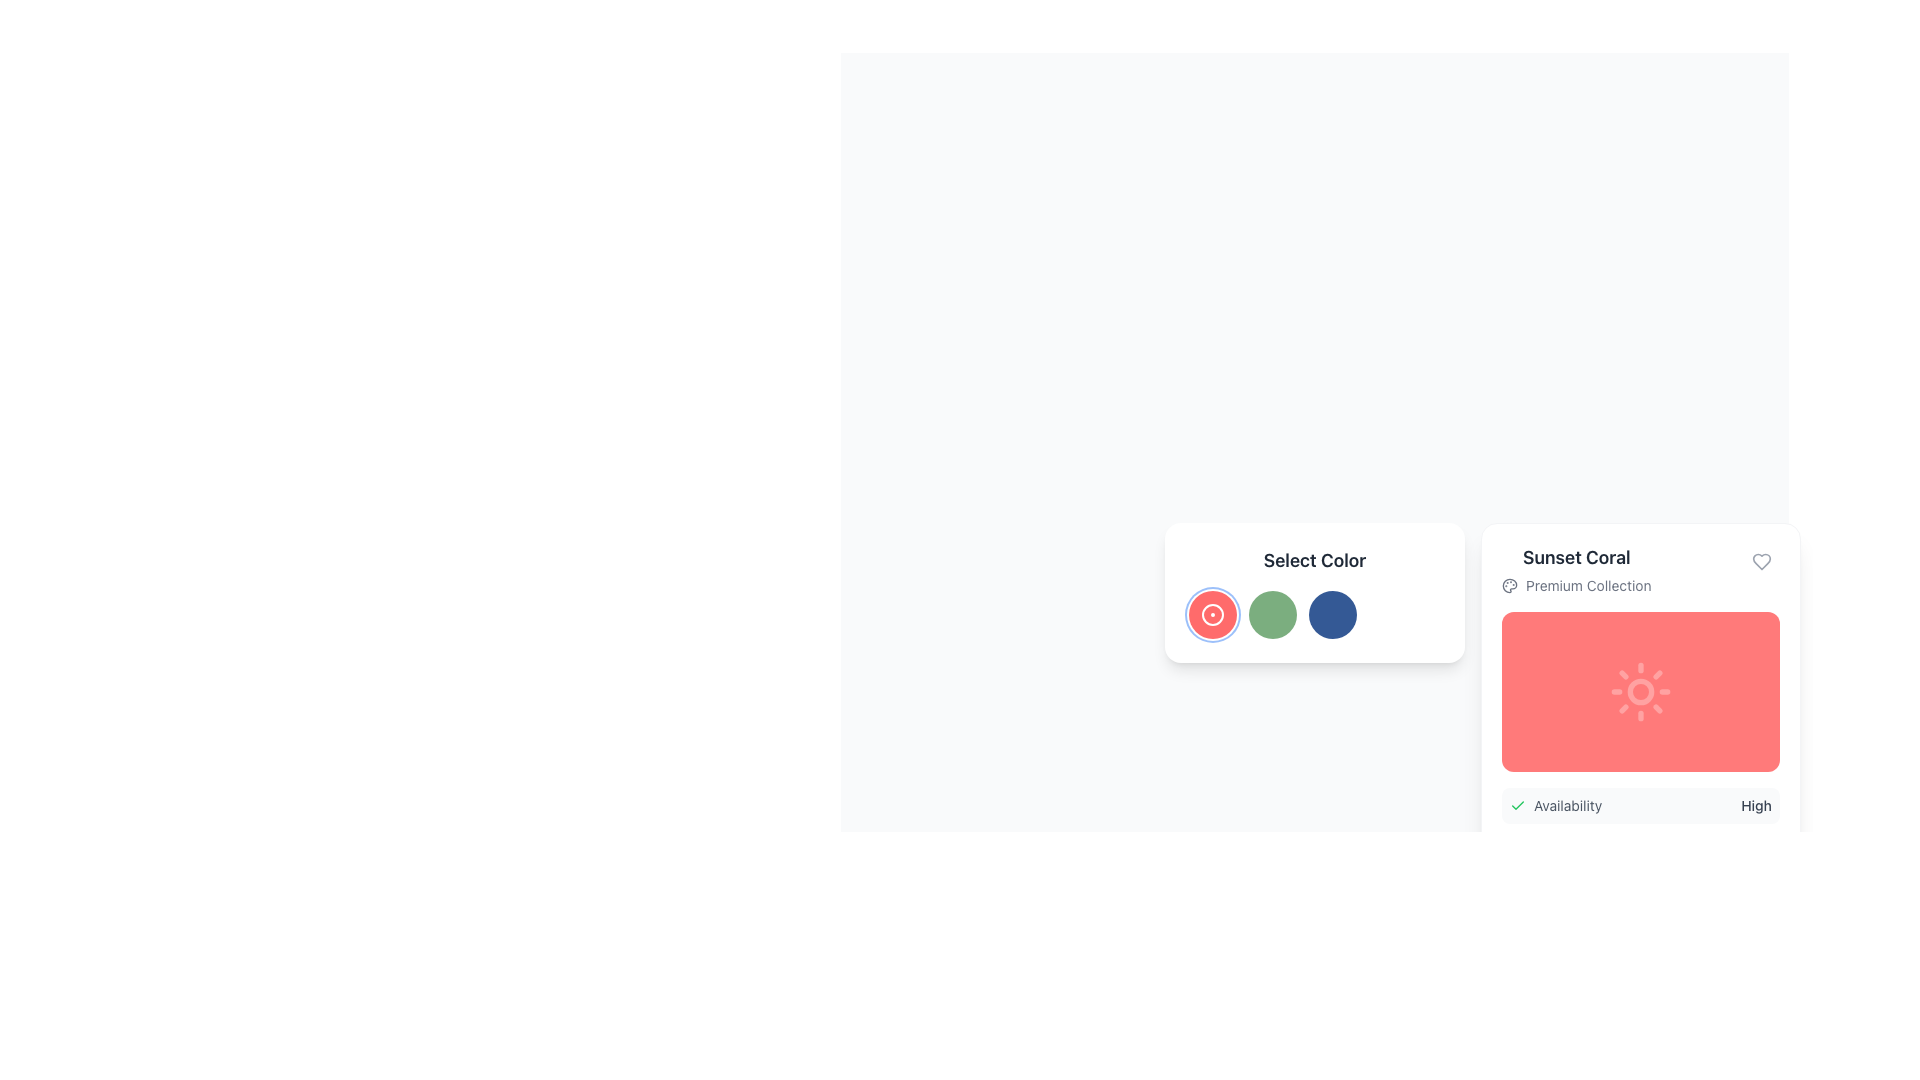  What do you see at coordinates (1641, 758) in the screenshot?
I see `the details provided in the Informational card for the 'Sunset Coral' selection, which is the first card below the 'Select Color' section` at bounding box center [1641, 758].